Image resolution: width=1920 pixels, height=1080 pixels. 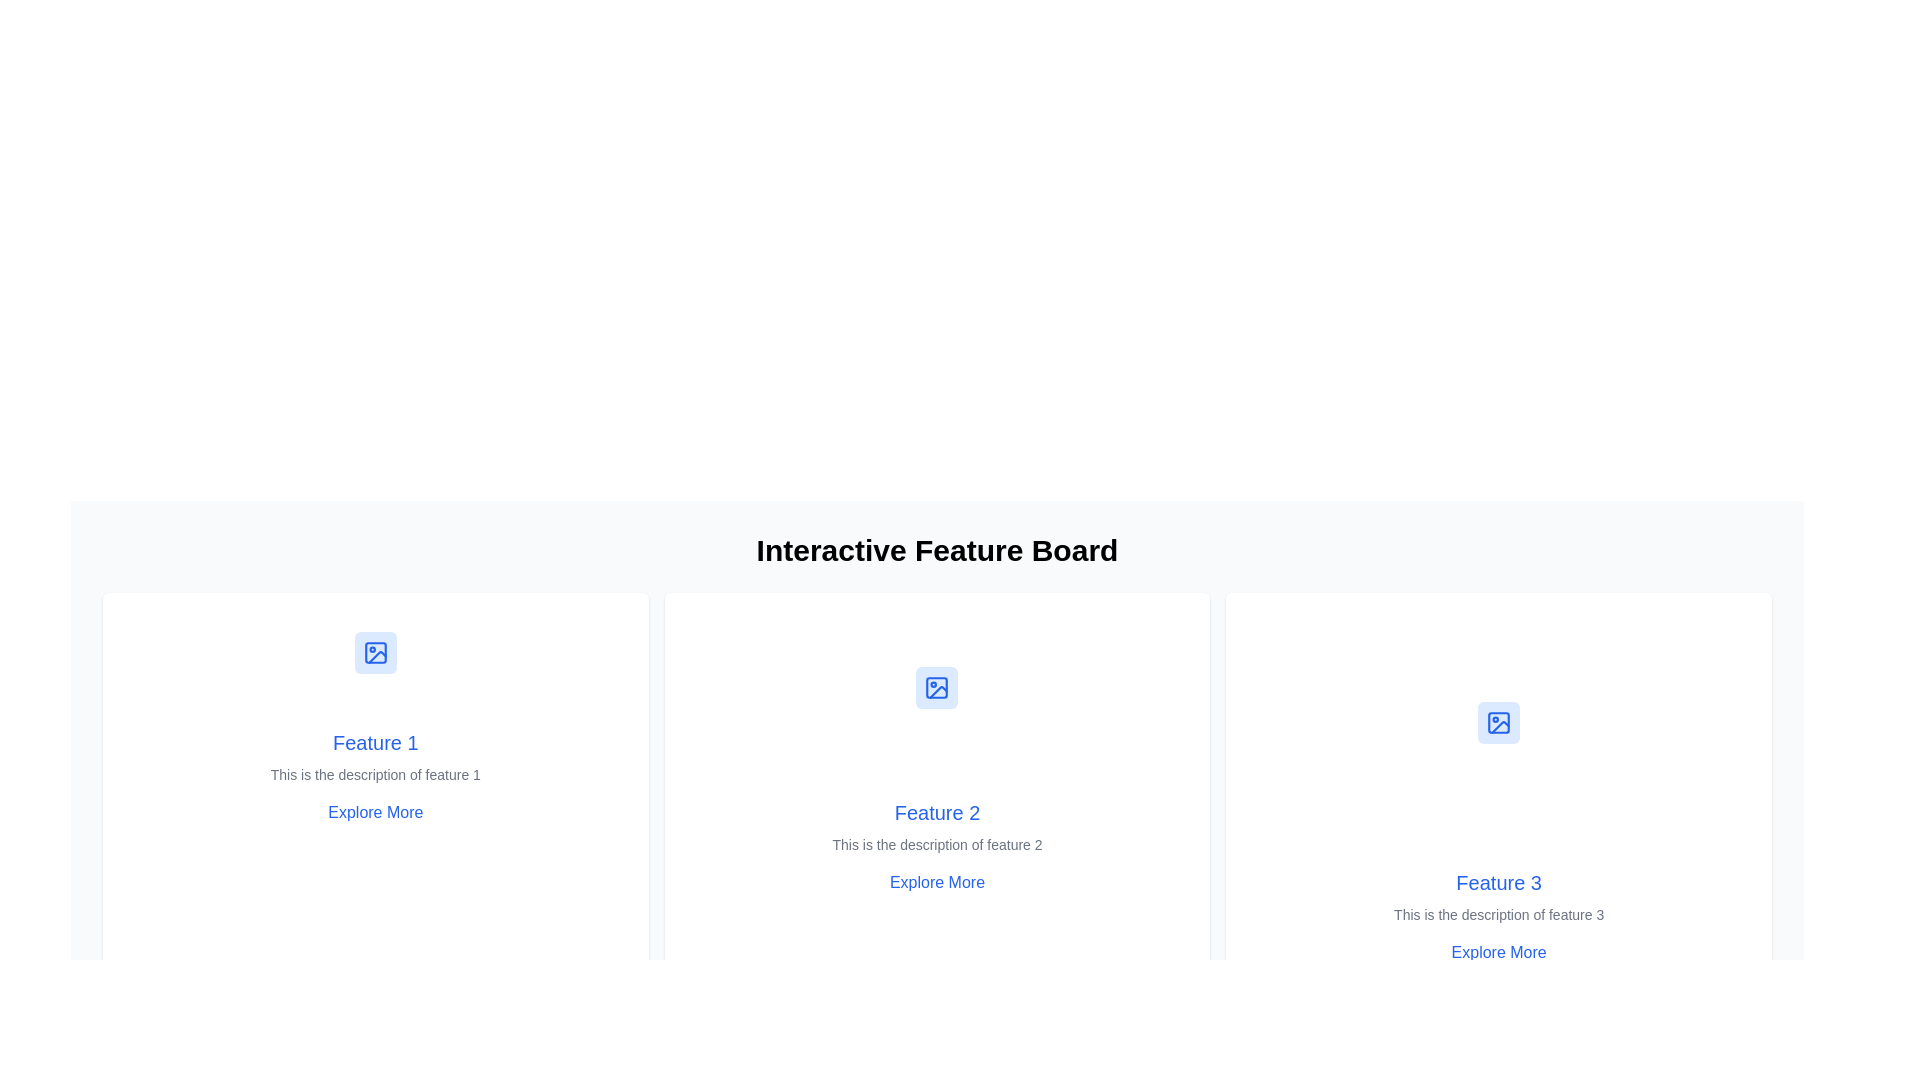 I want to click on the visual graphic icon, which is the leftmost element in a flexbox layout and the first icon in a row of three, so click(x=1499, y=722).